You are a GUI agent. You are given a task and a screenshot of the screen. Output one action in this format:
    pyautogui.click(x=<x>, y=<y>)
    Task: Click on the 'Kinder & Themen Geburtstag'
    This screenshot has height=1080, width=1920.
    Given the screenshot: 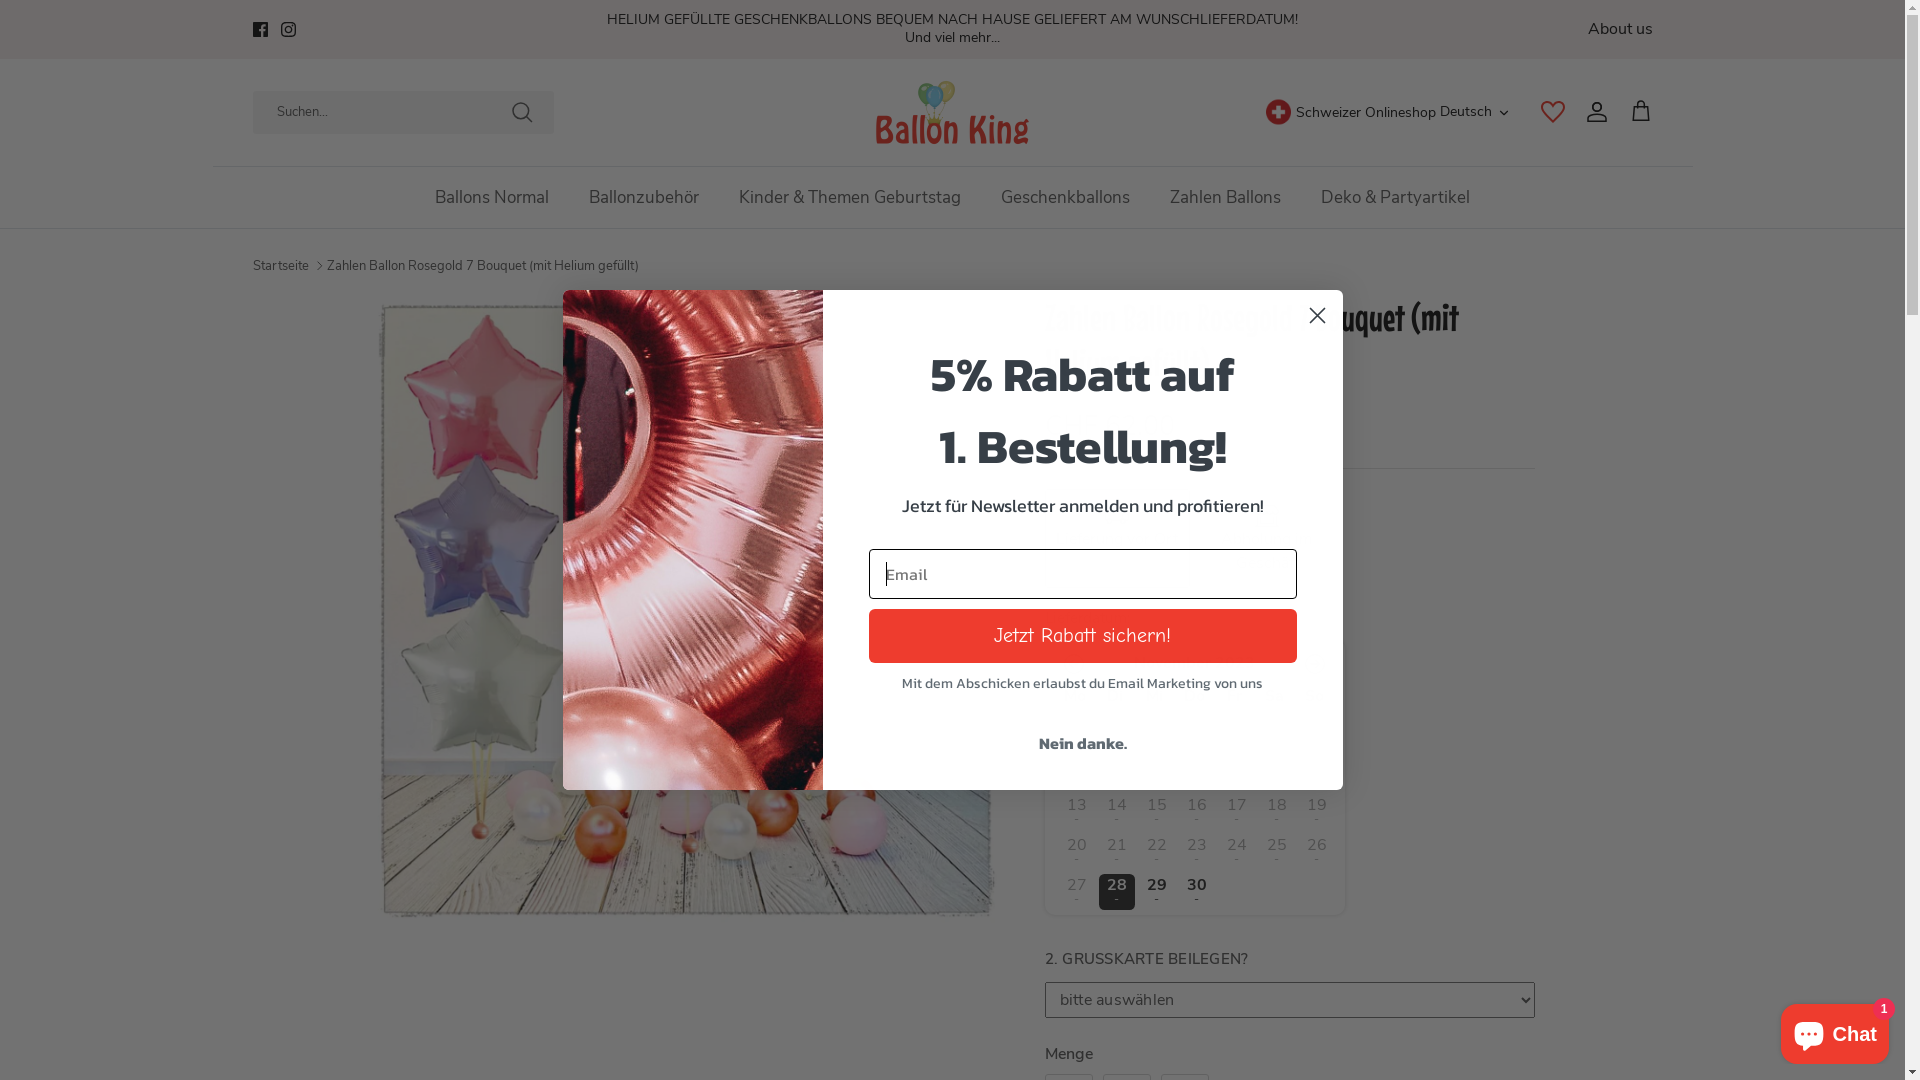 What is the action you would take?
    pyautogui.click(x=849, y=197)
    